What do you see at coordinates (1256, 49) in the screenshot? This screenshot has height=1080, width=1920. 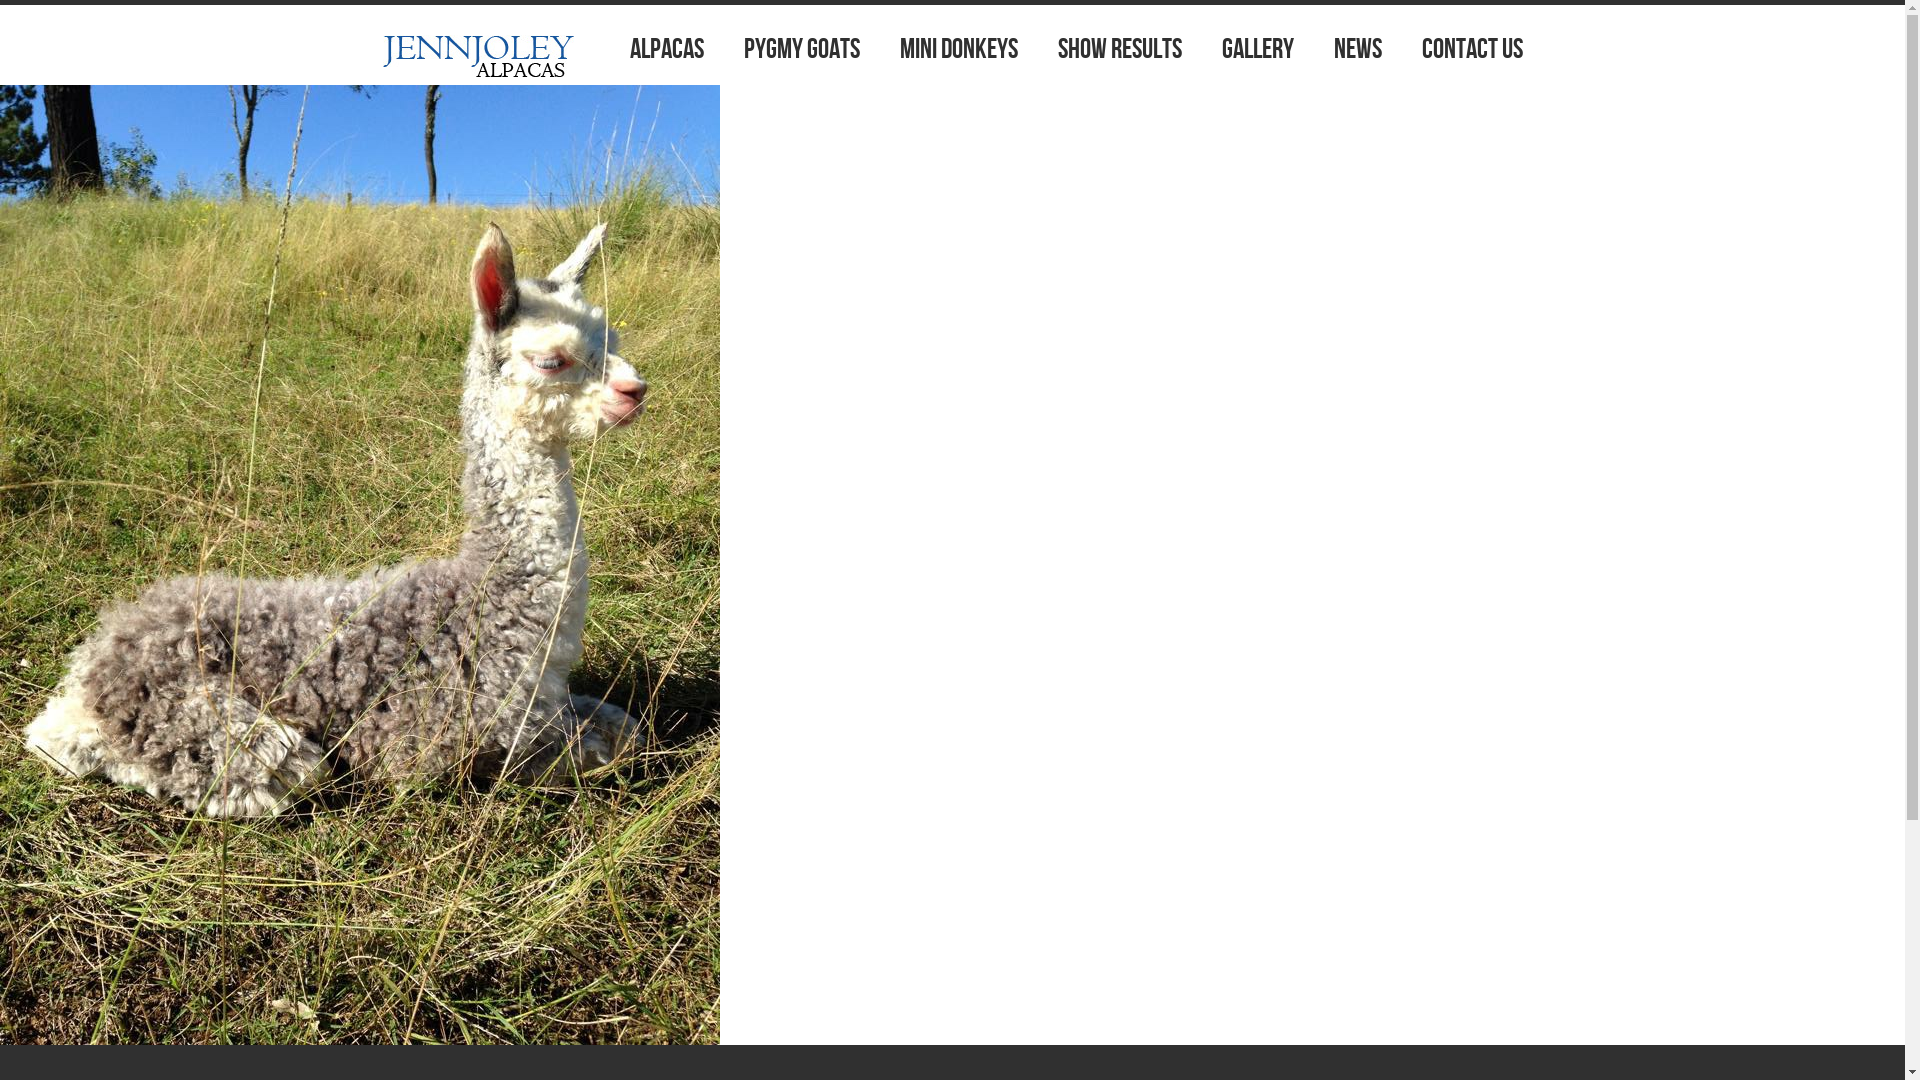 I see `'GALLERY'` at bounding box center [1256, 49].